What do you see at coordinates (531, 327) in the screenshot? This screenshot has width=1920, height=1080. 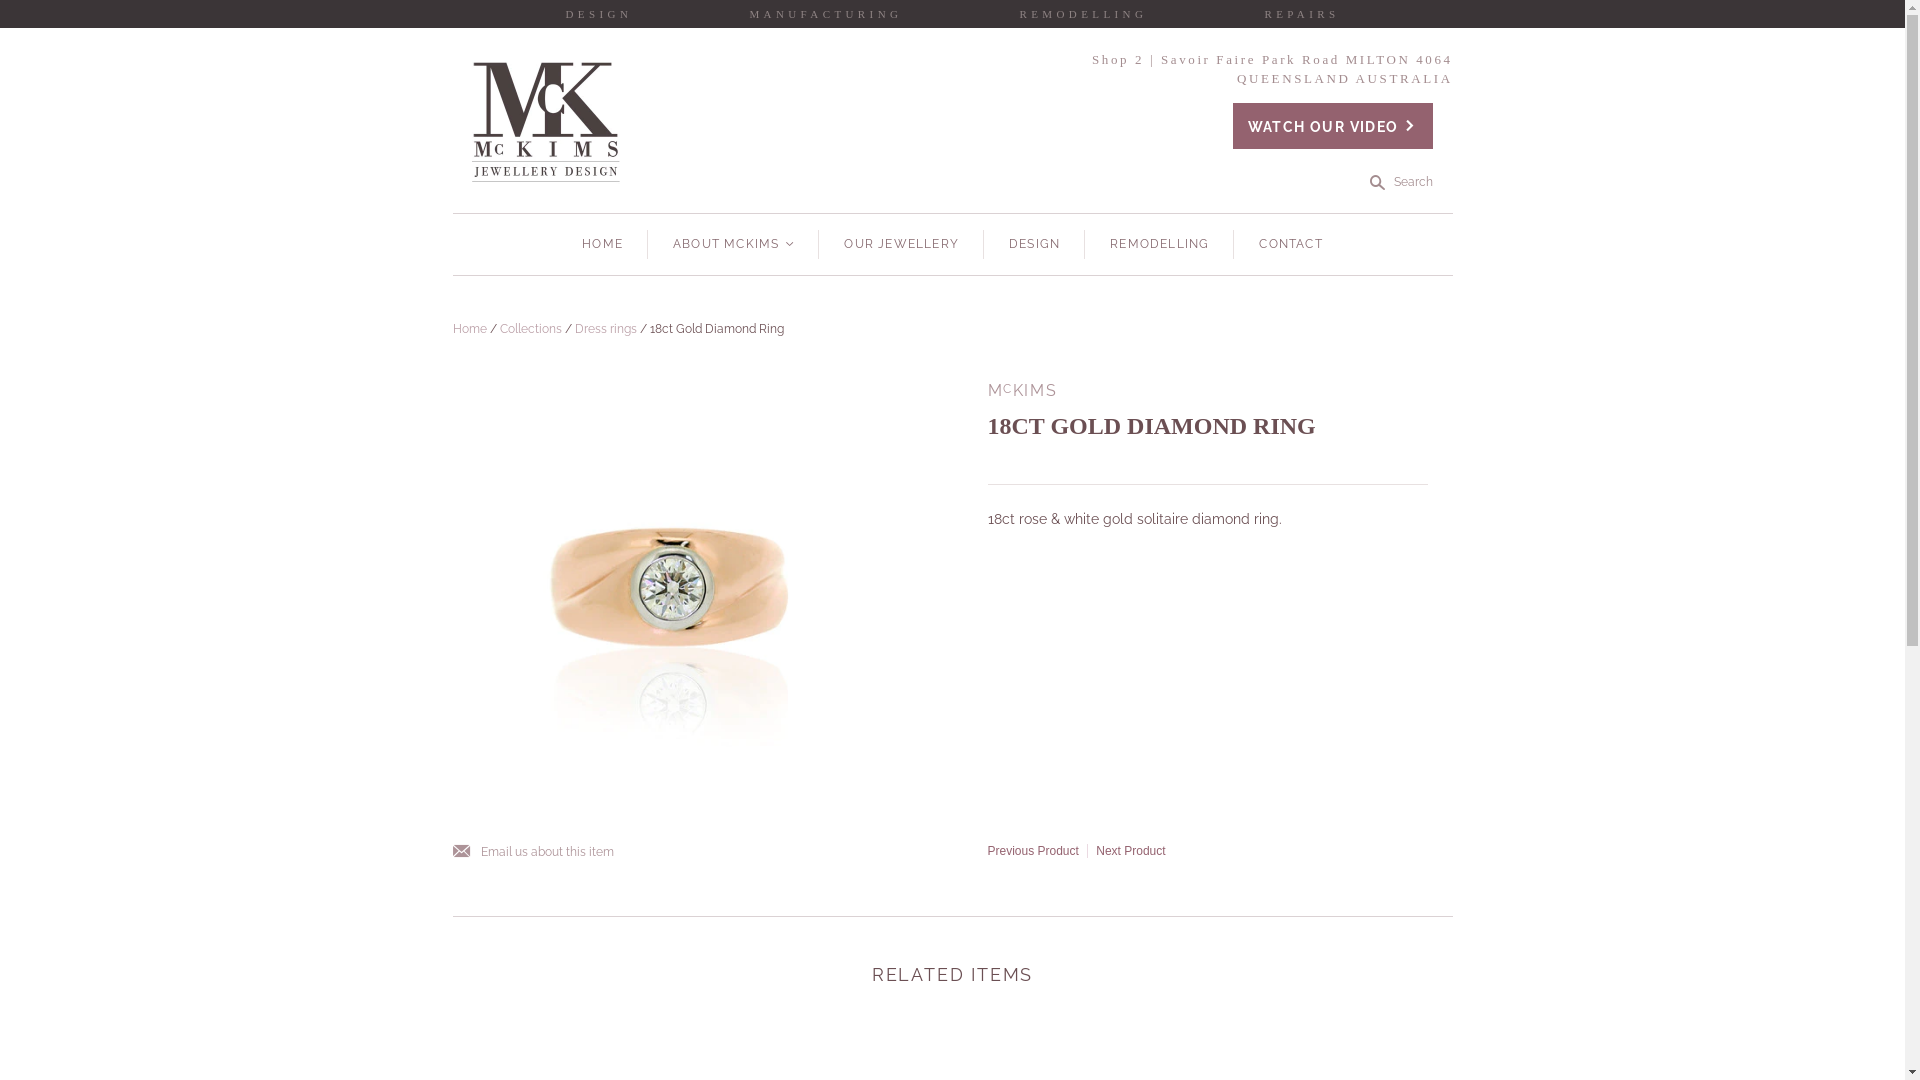 I see `'Collections'` at bounding box center [531, 327].